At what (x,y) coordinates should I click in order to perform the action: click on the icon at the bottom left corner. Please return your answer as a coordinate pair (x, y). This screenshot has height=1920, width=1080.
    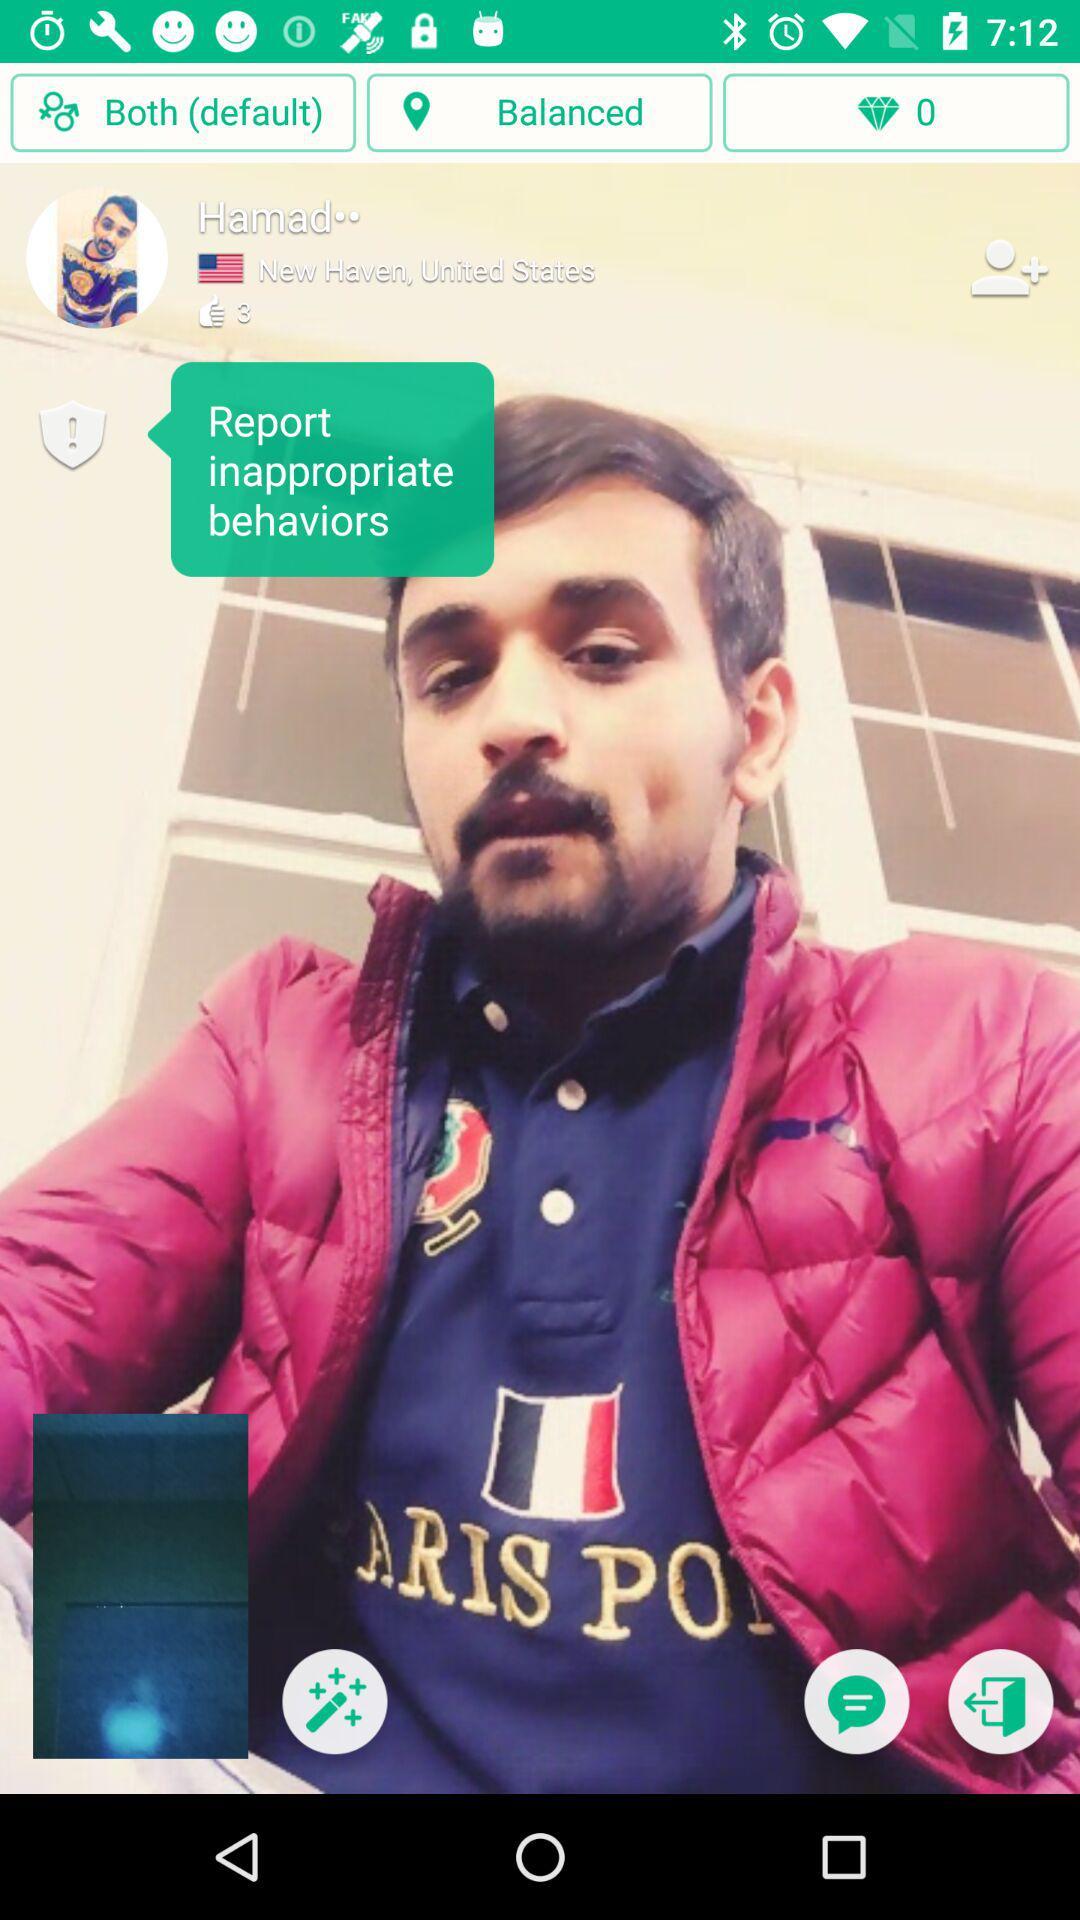
    Looking at the image, I should click on (333, 1713).